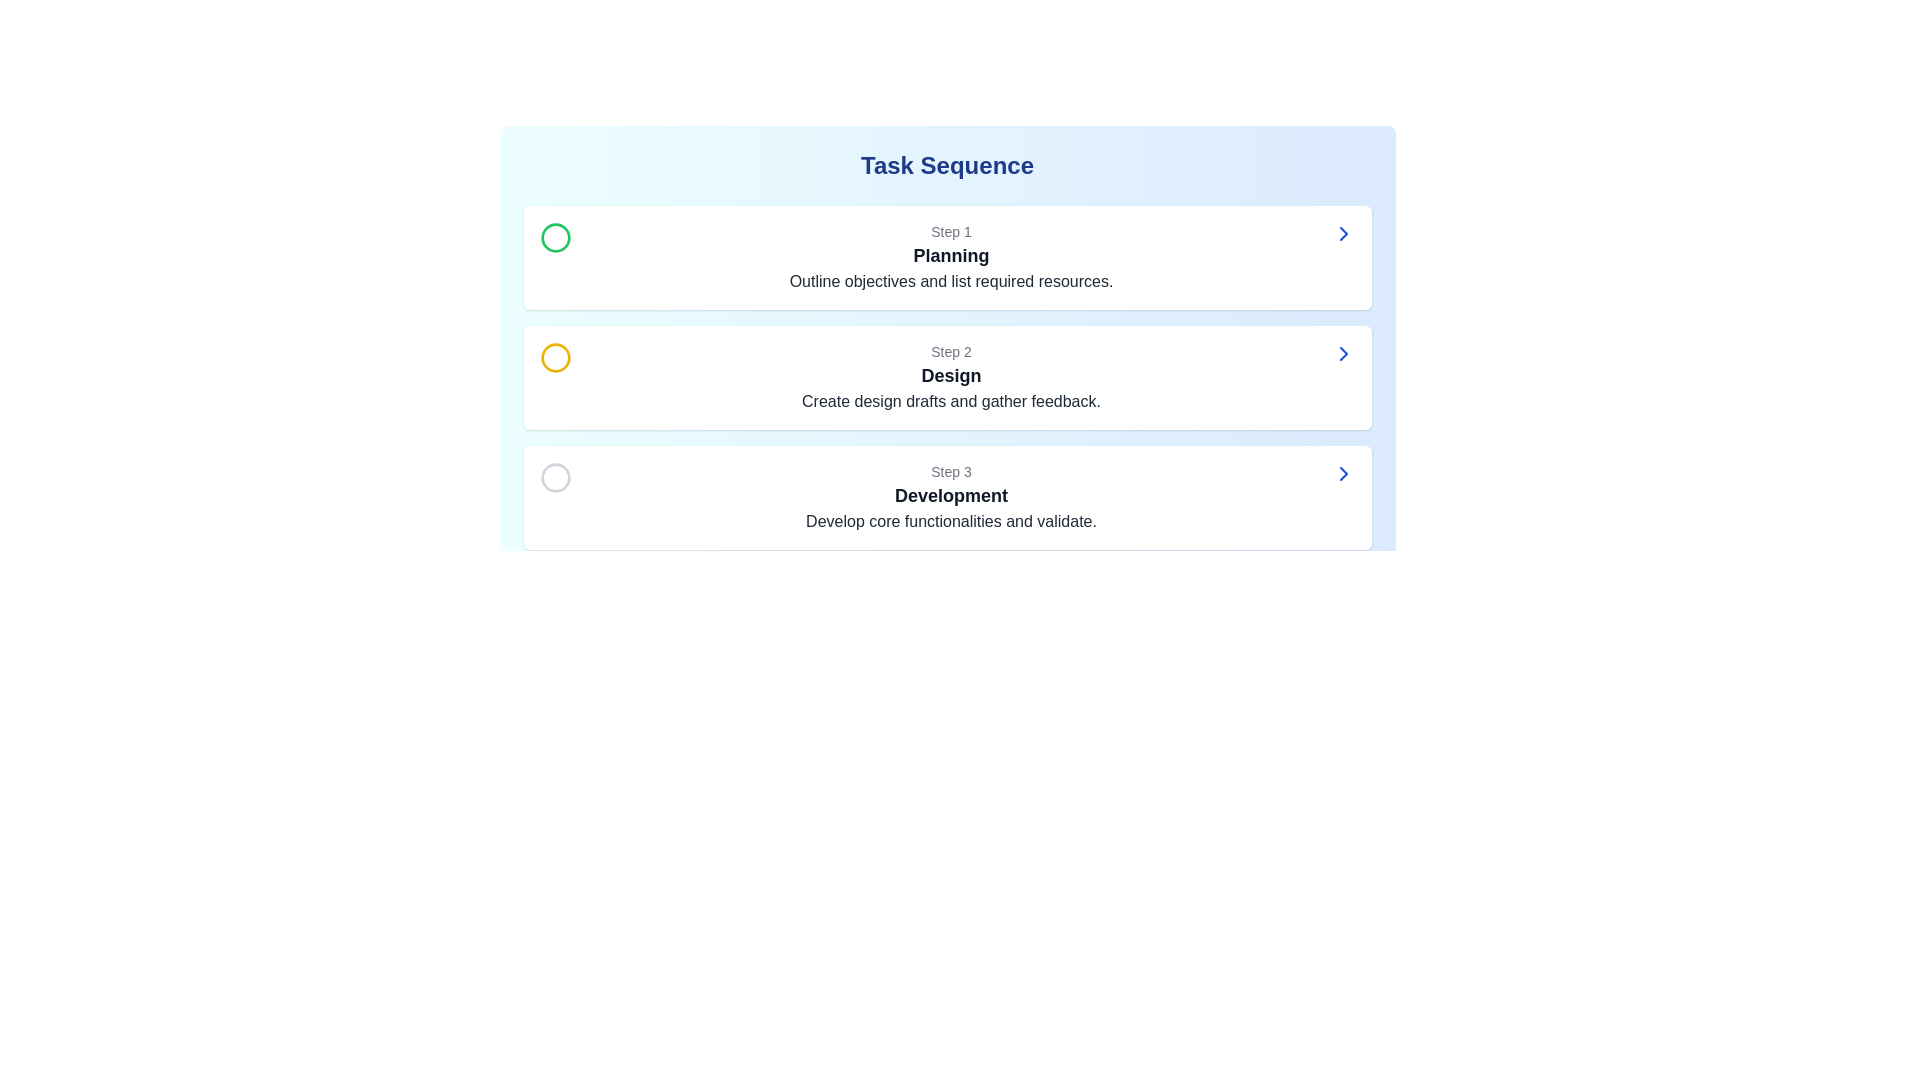  What do you see at coordinates (555, 357) in the screenshot?
I see `the circular icon marker with a yellow outline and white interior located in the second step labeled 'Design' in the process sequence component` at bounding box center [555, 357].